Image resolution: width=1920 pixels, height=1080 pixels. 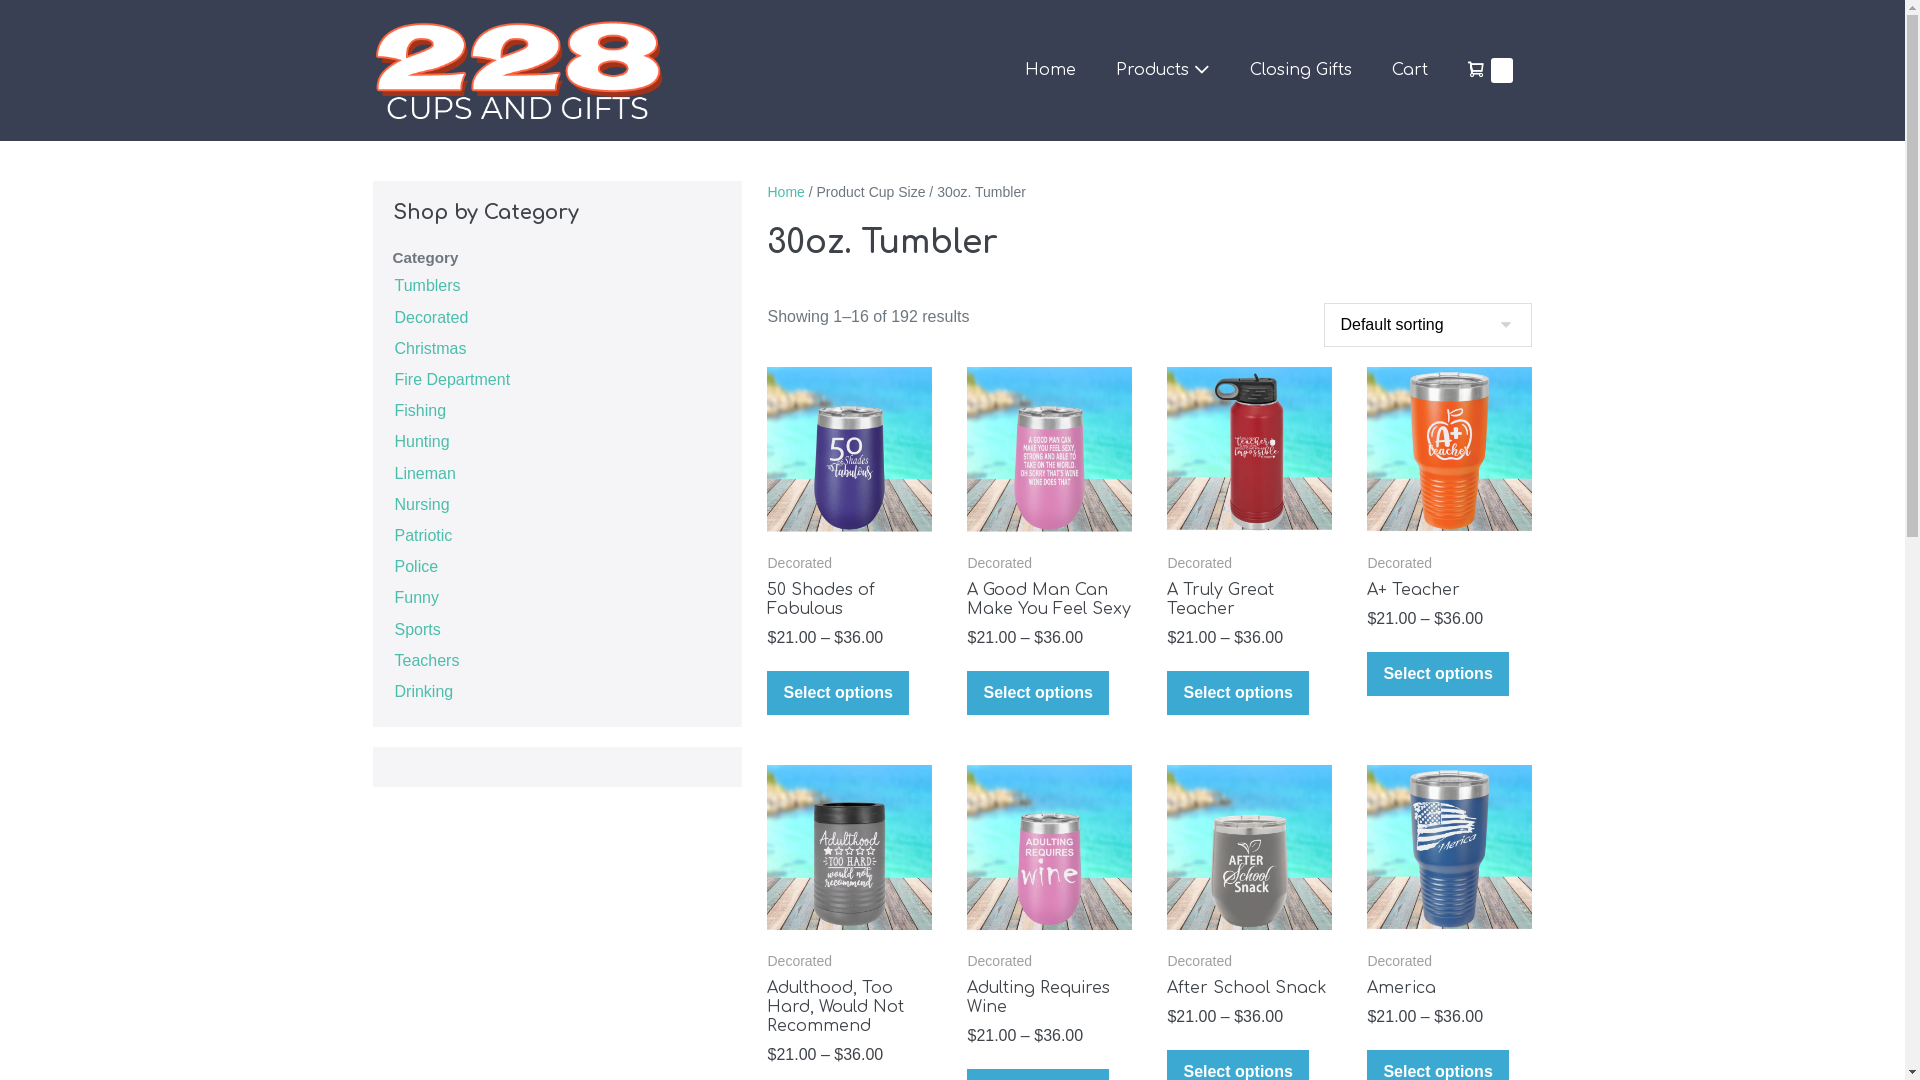 What do you see at coordinates (422, 689) in the screenshot?
I see `'Drinking'` at bounding box center [422, 689].